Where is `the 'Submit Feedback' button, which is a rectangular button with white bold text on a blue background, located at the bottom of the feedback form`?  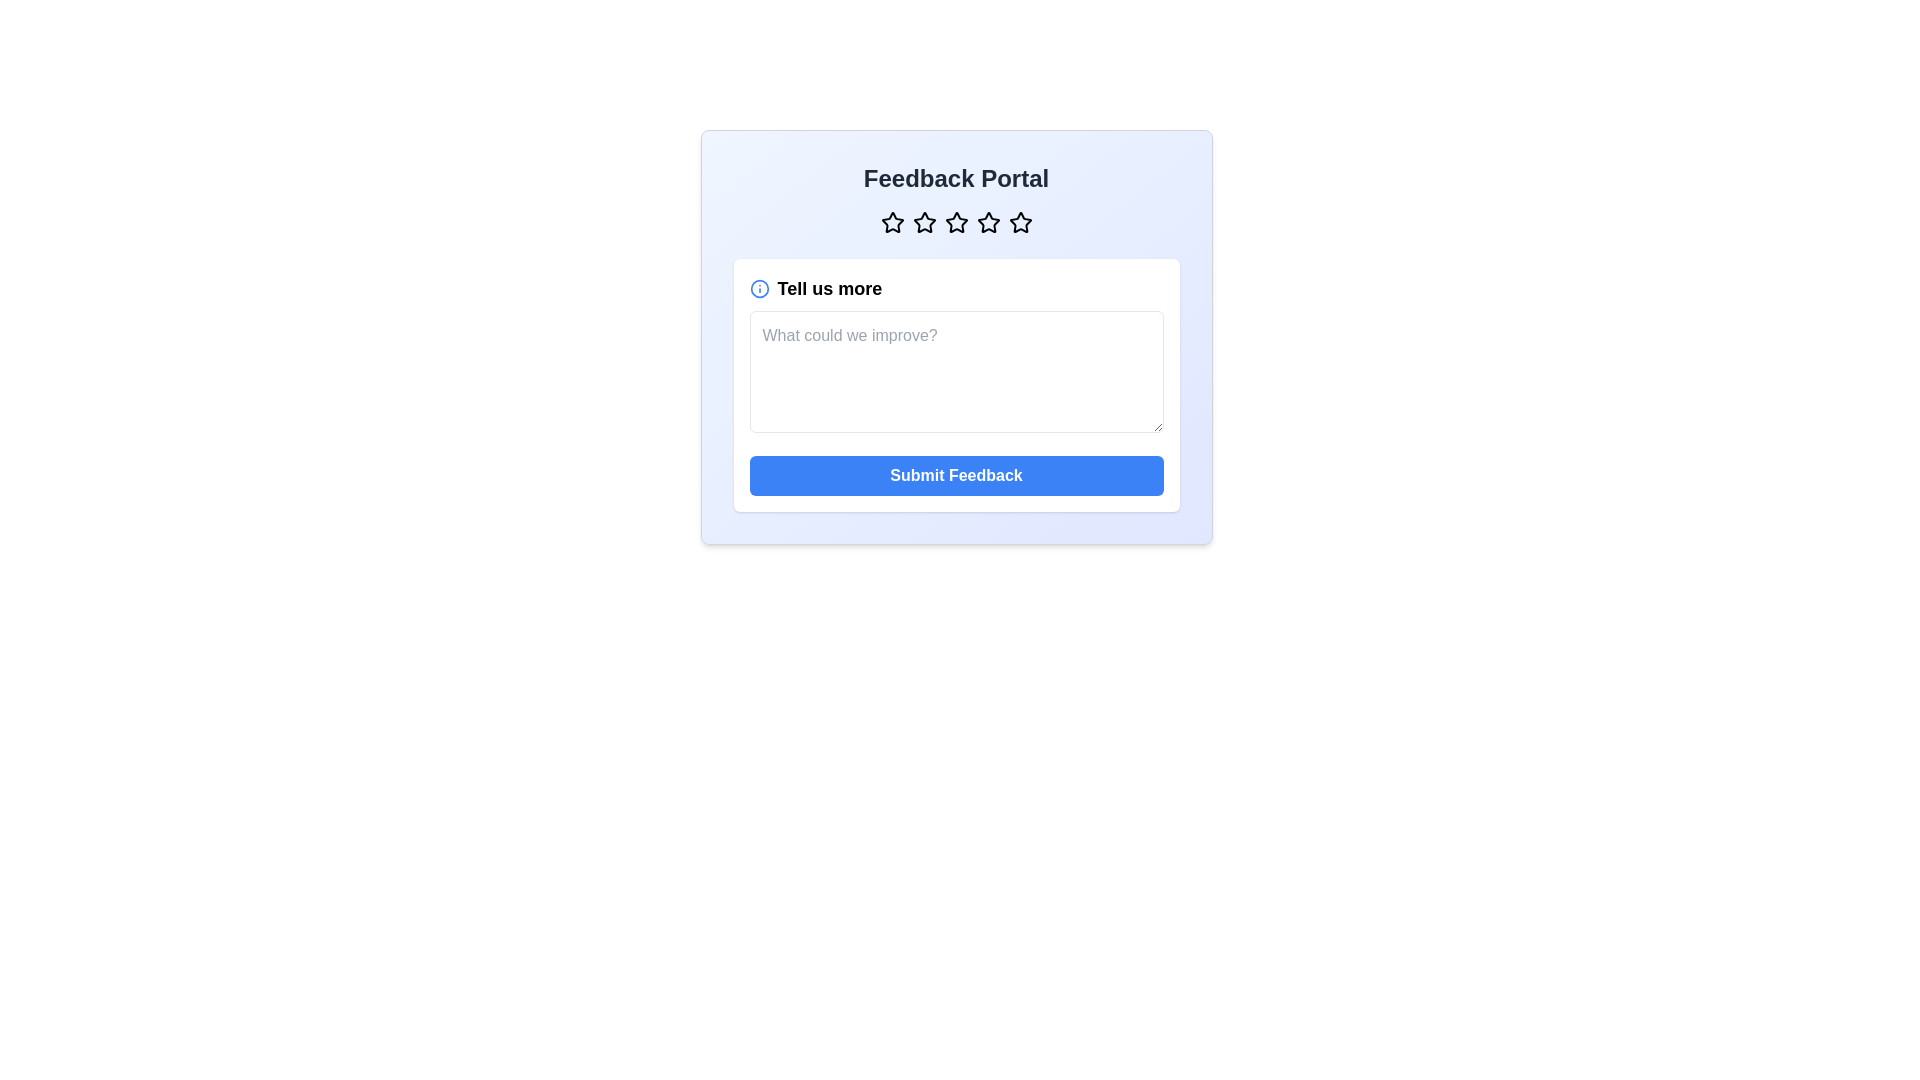 the 'Submit Feedback' button, which is a rectangular button with white bold text on a blue background, located at the bottom of the feedback form is located at coordinates (955, 475).